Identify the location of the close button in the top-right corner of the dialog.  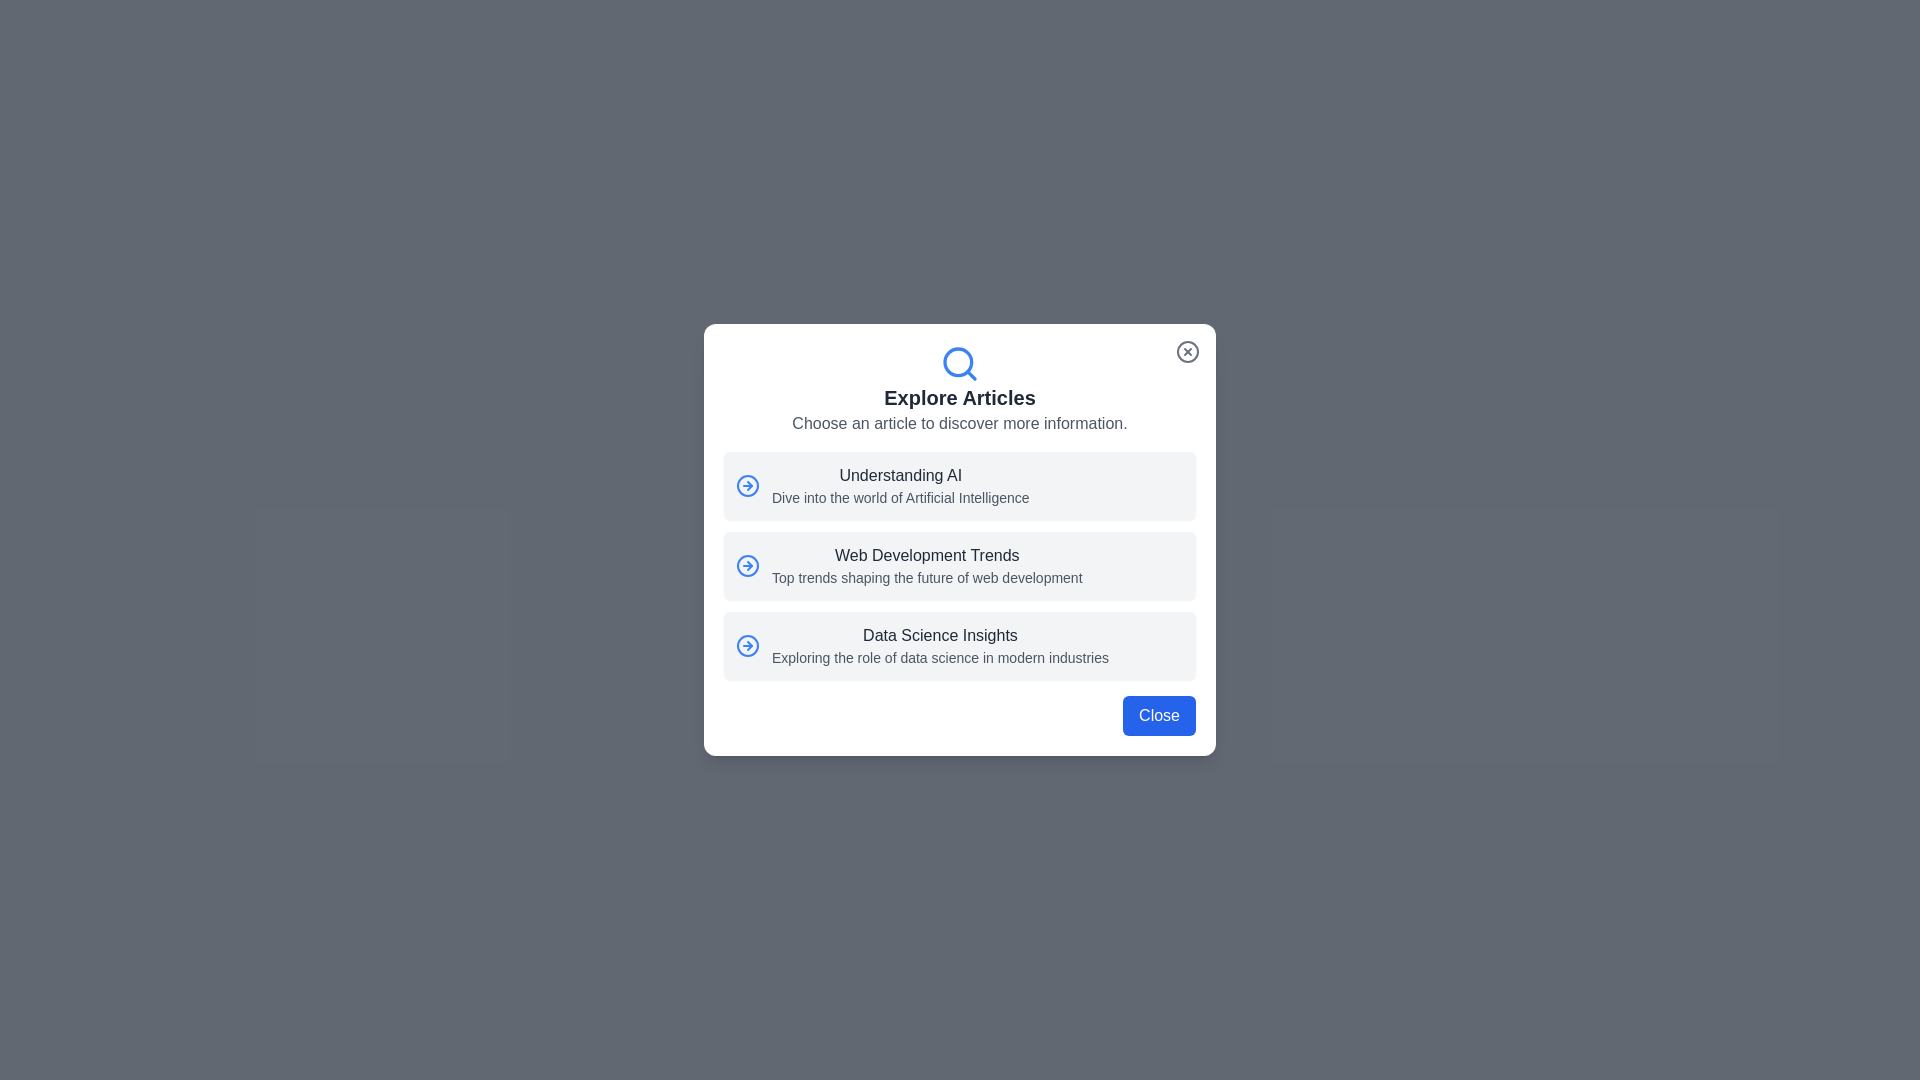
(1188, 350).